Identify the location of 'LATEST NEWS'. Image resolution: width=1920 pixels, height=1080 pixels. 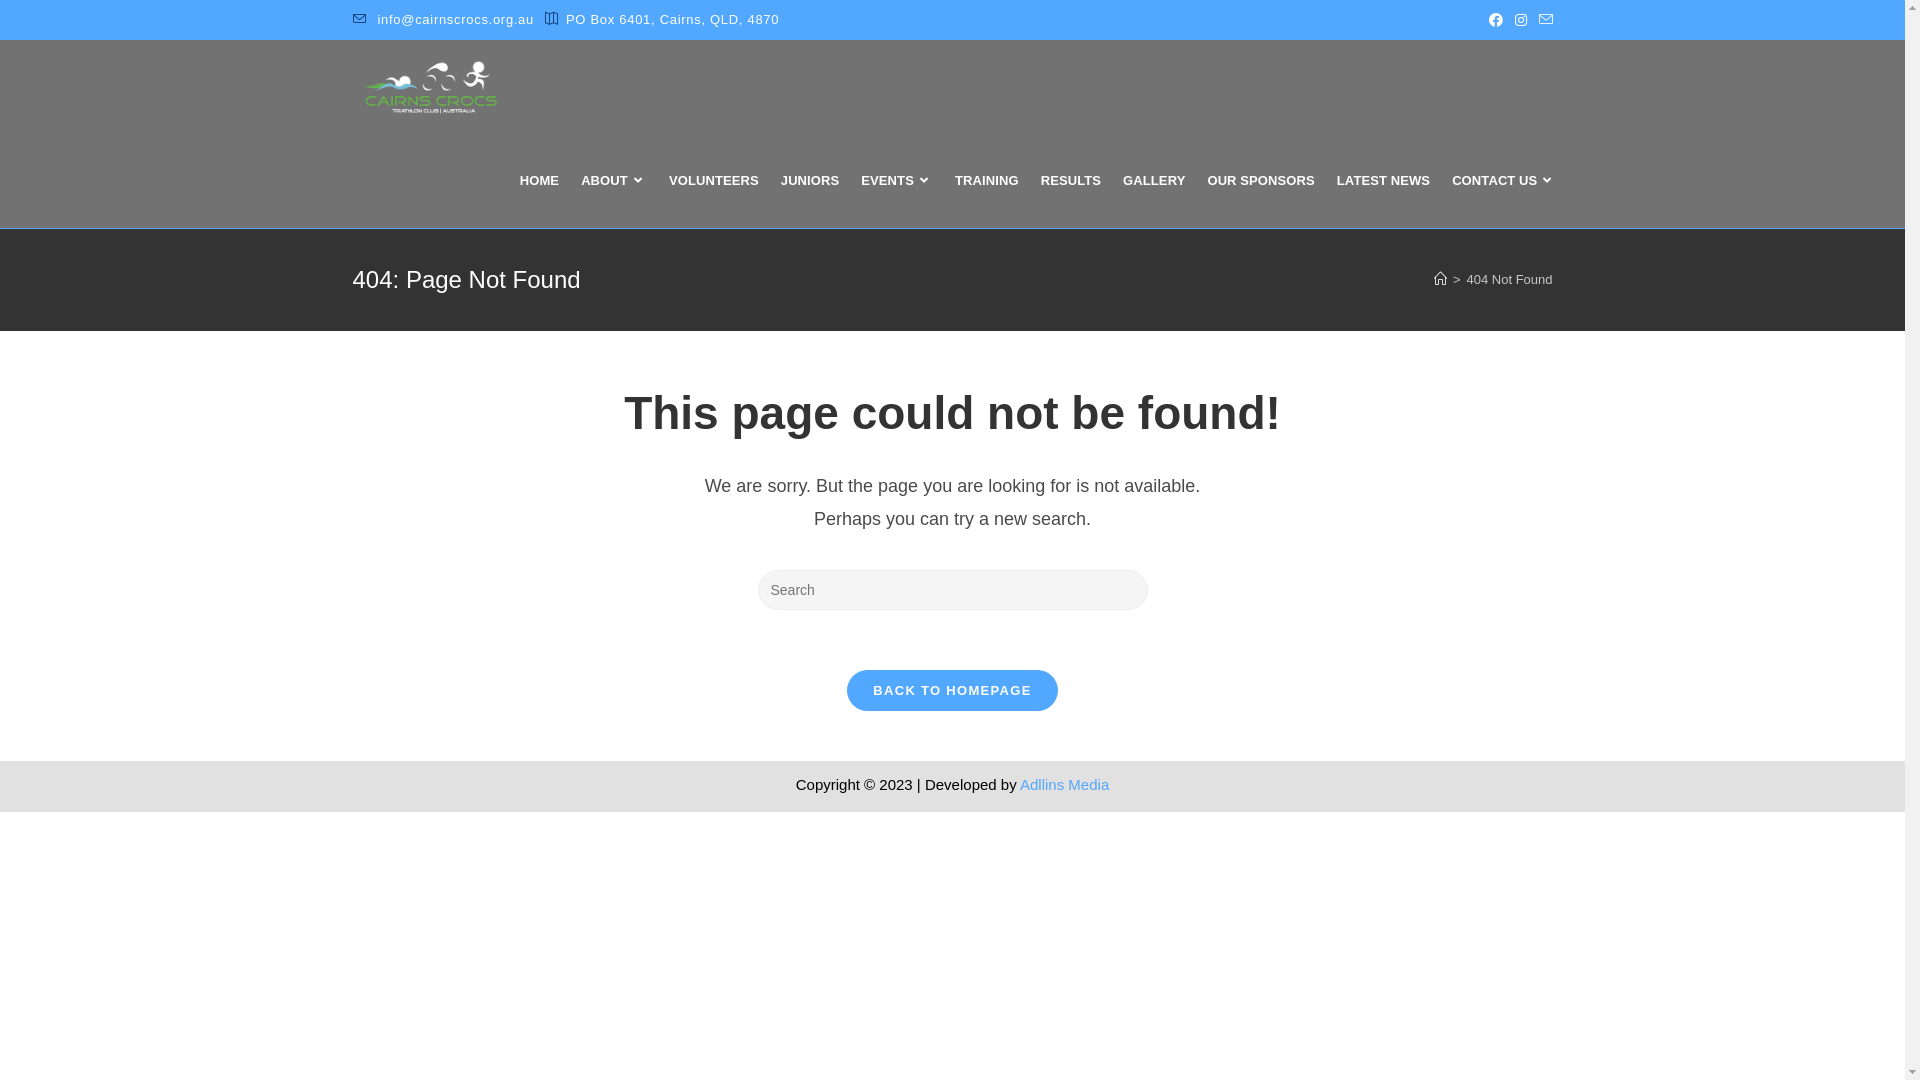
(1382, 181).